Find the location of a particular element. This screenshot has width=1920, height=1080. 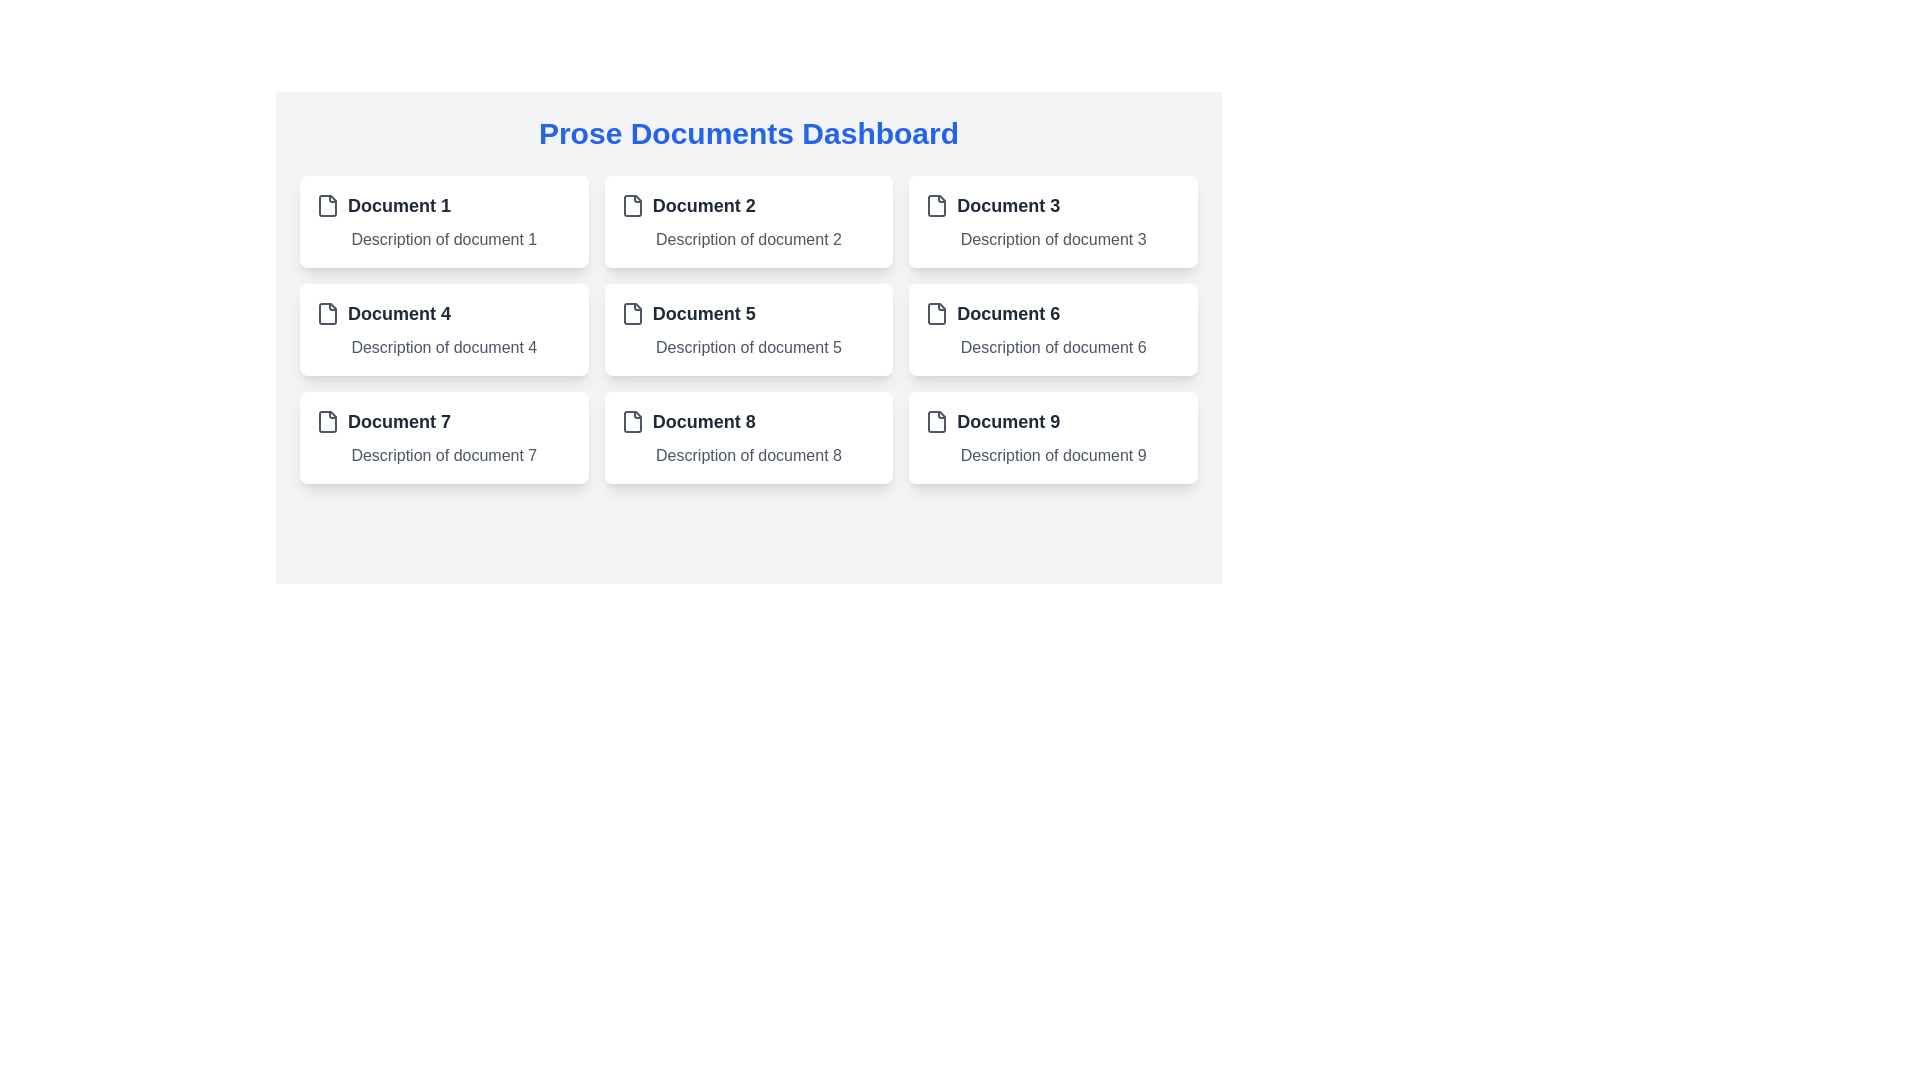

the text label displaying the title 'Document 5', which is styled with a large, bold font and accompanied by a file icon on its left is located at coordinates (747, 313).